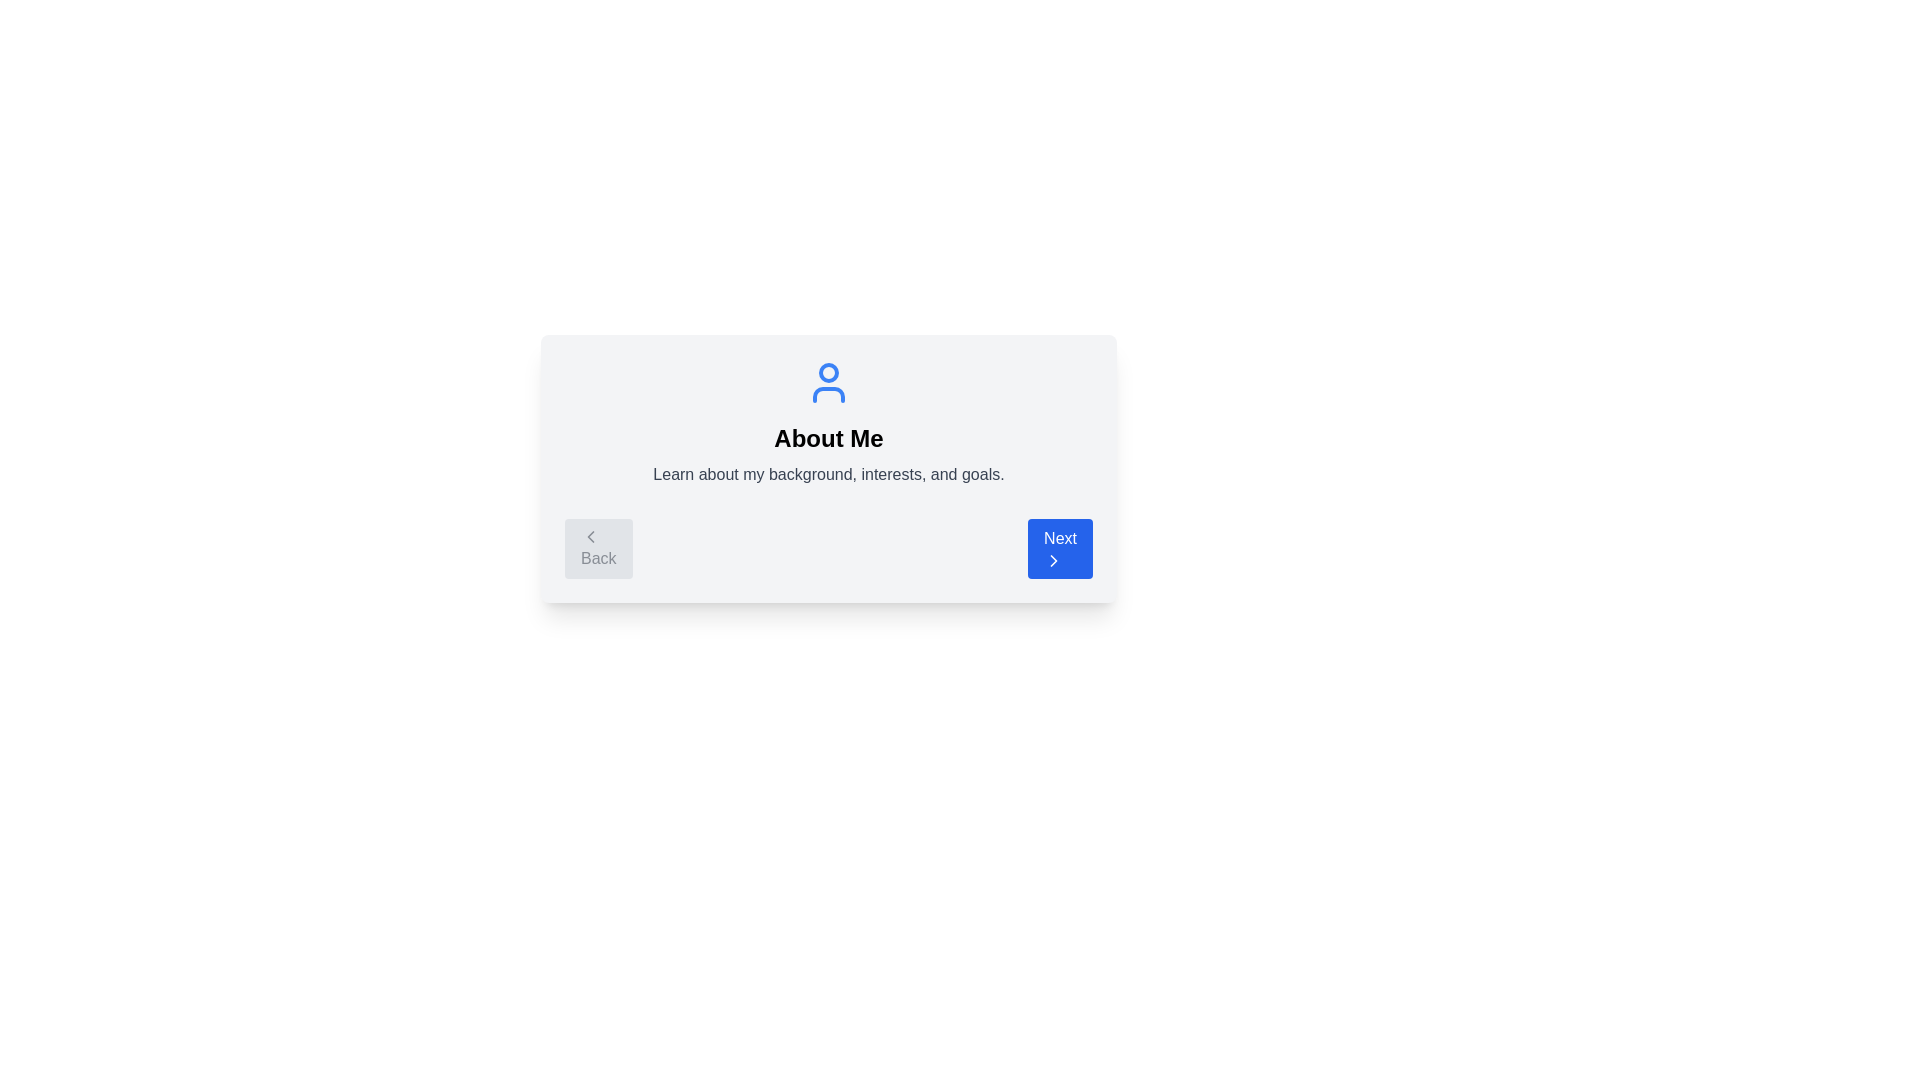 The image size is (1920, 1080). What do you see at coordinates (829, 373) in the screenshot?
I see `the circular vector graphic element representing the head of the user icon, which is filled with white and has a blue outline, located at the top center of the card` at bounding box center [829, 373].